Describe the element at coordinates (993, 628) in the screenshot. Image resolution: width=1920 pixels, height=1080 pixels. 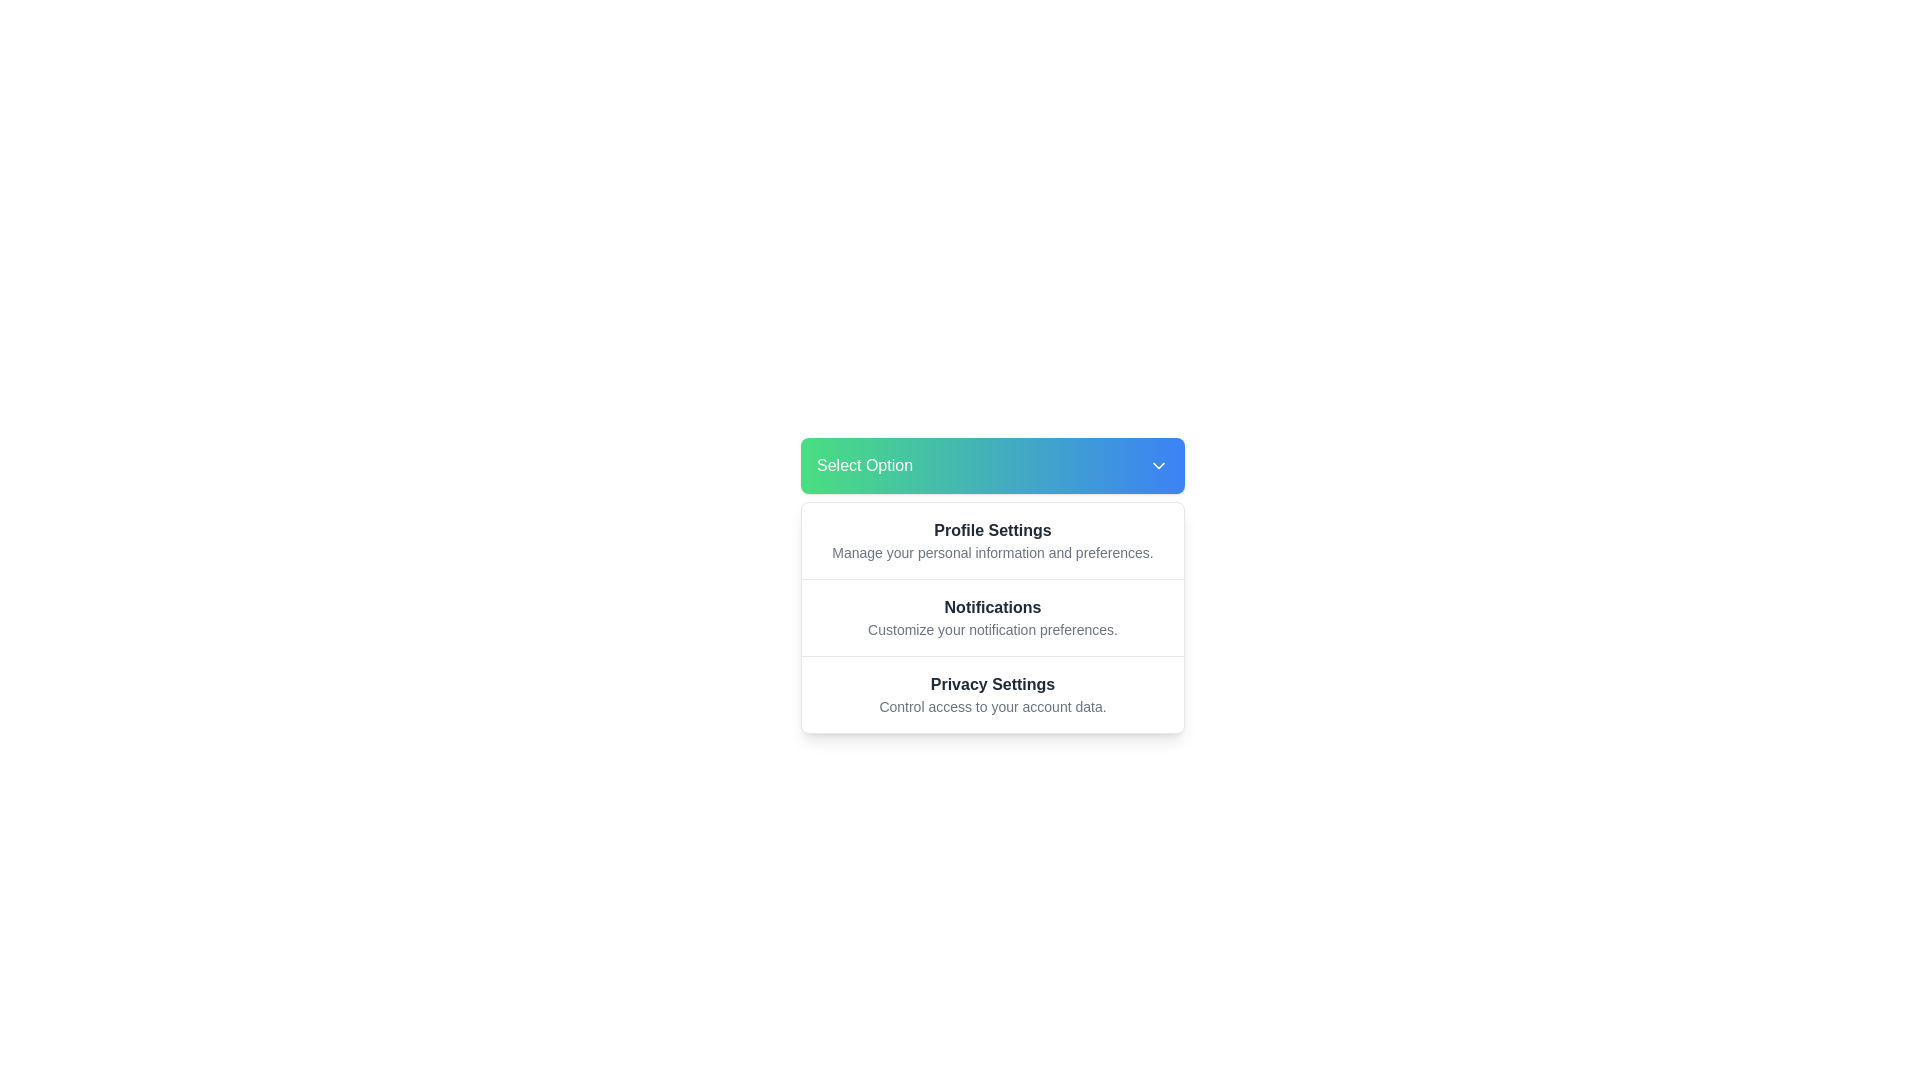
I see `text label that provides additional information regarding the 'Notifications' settings option, which is positioned directly below the 'Notifications' text in the middle section of a vertically aligned card layout` at that location.